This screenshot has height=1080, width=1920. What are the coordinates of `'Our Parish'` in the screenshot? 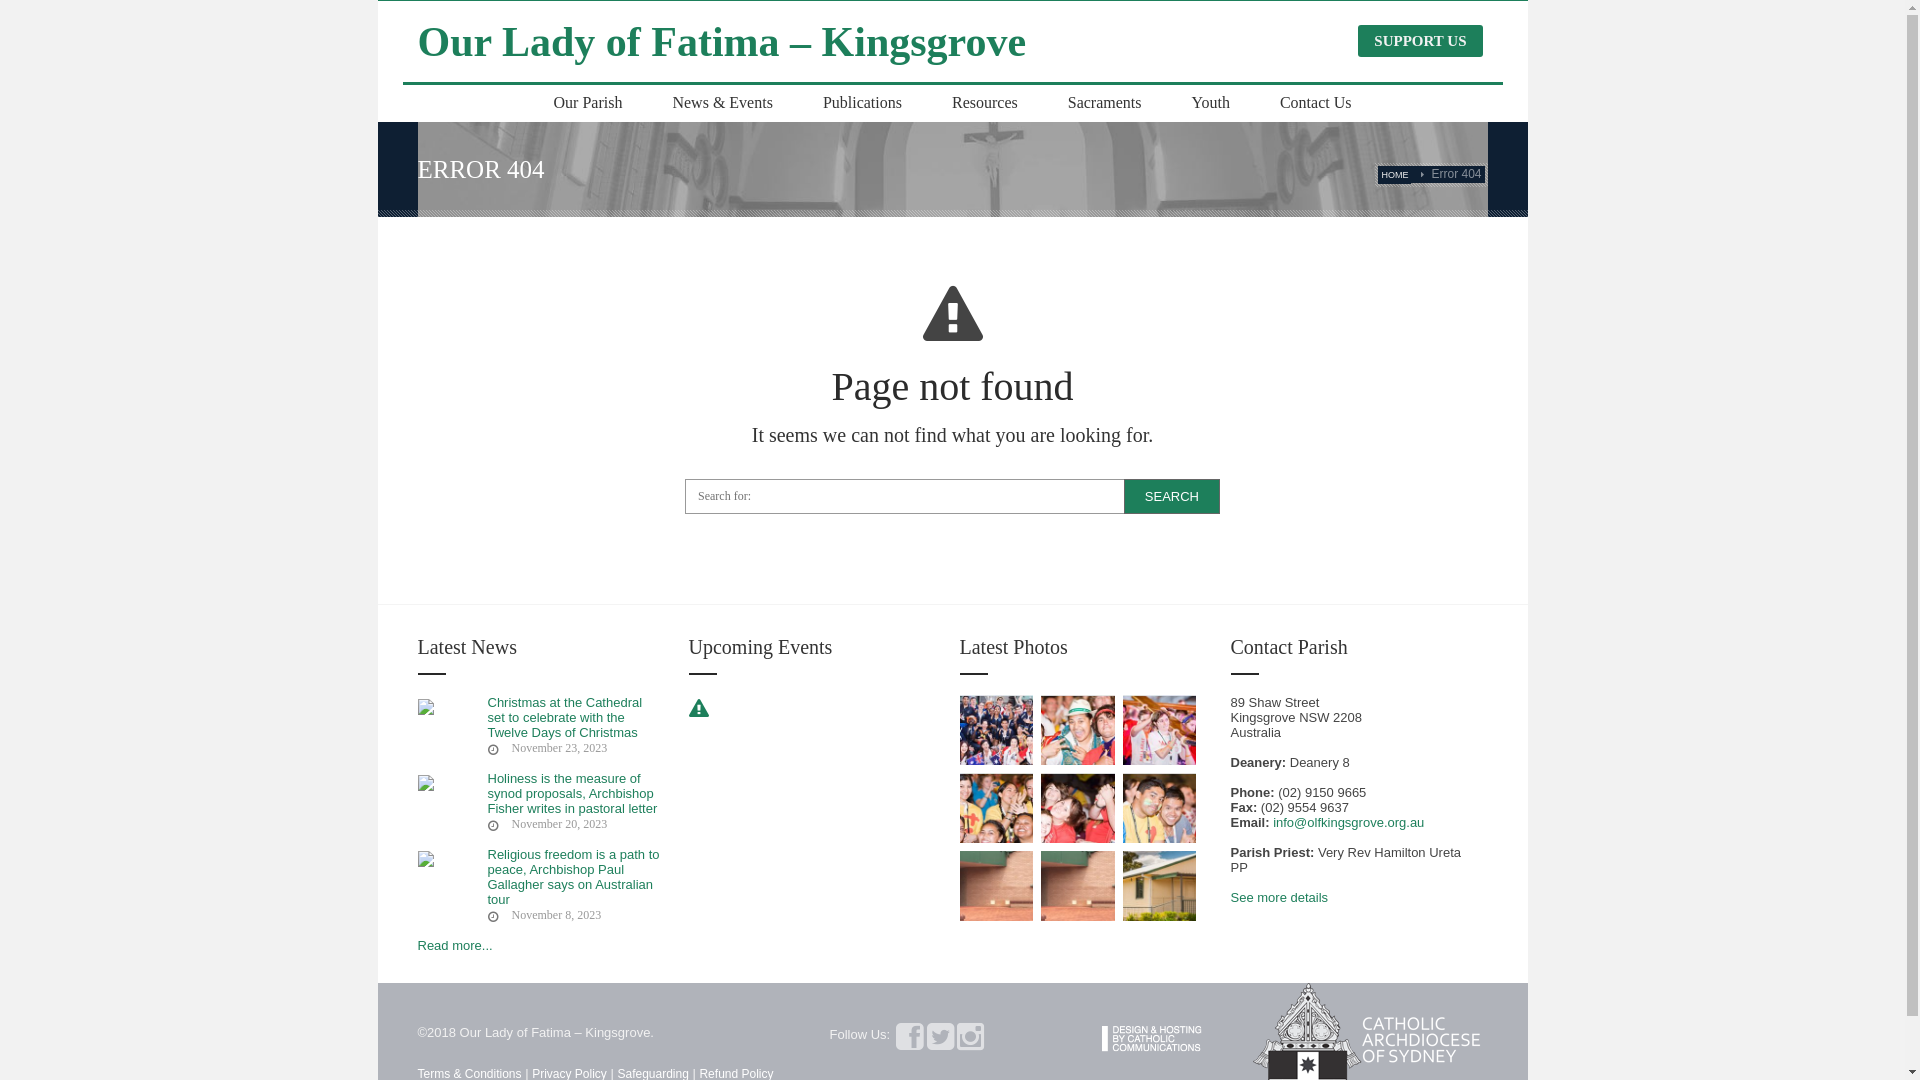 It's located at (553, 103).